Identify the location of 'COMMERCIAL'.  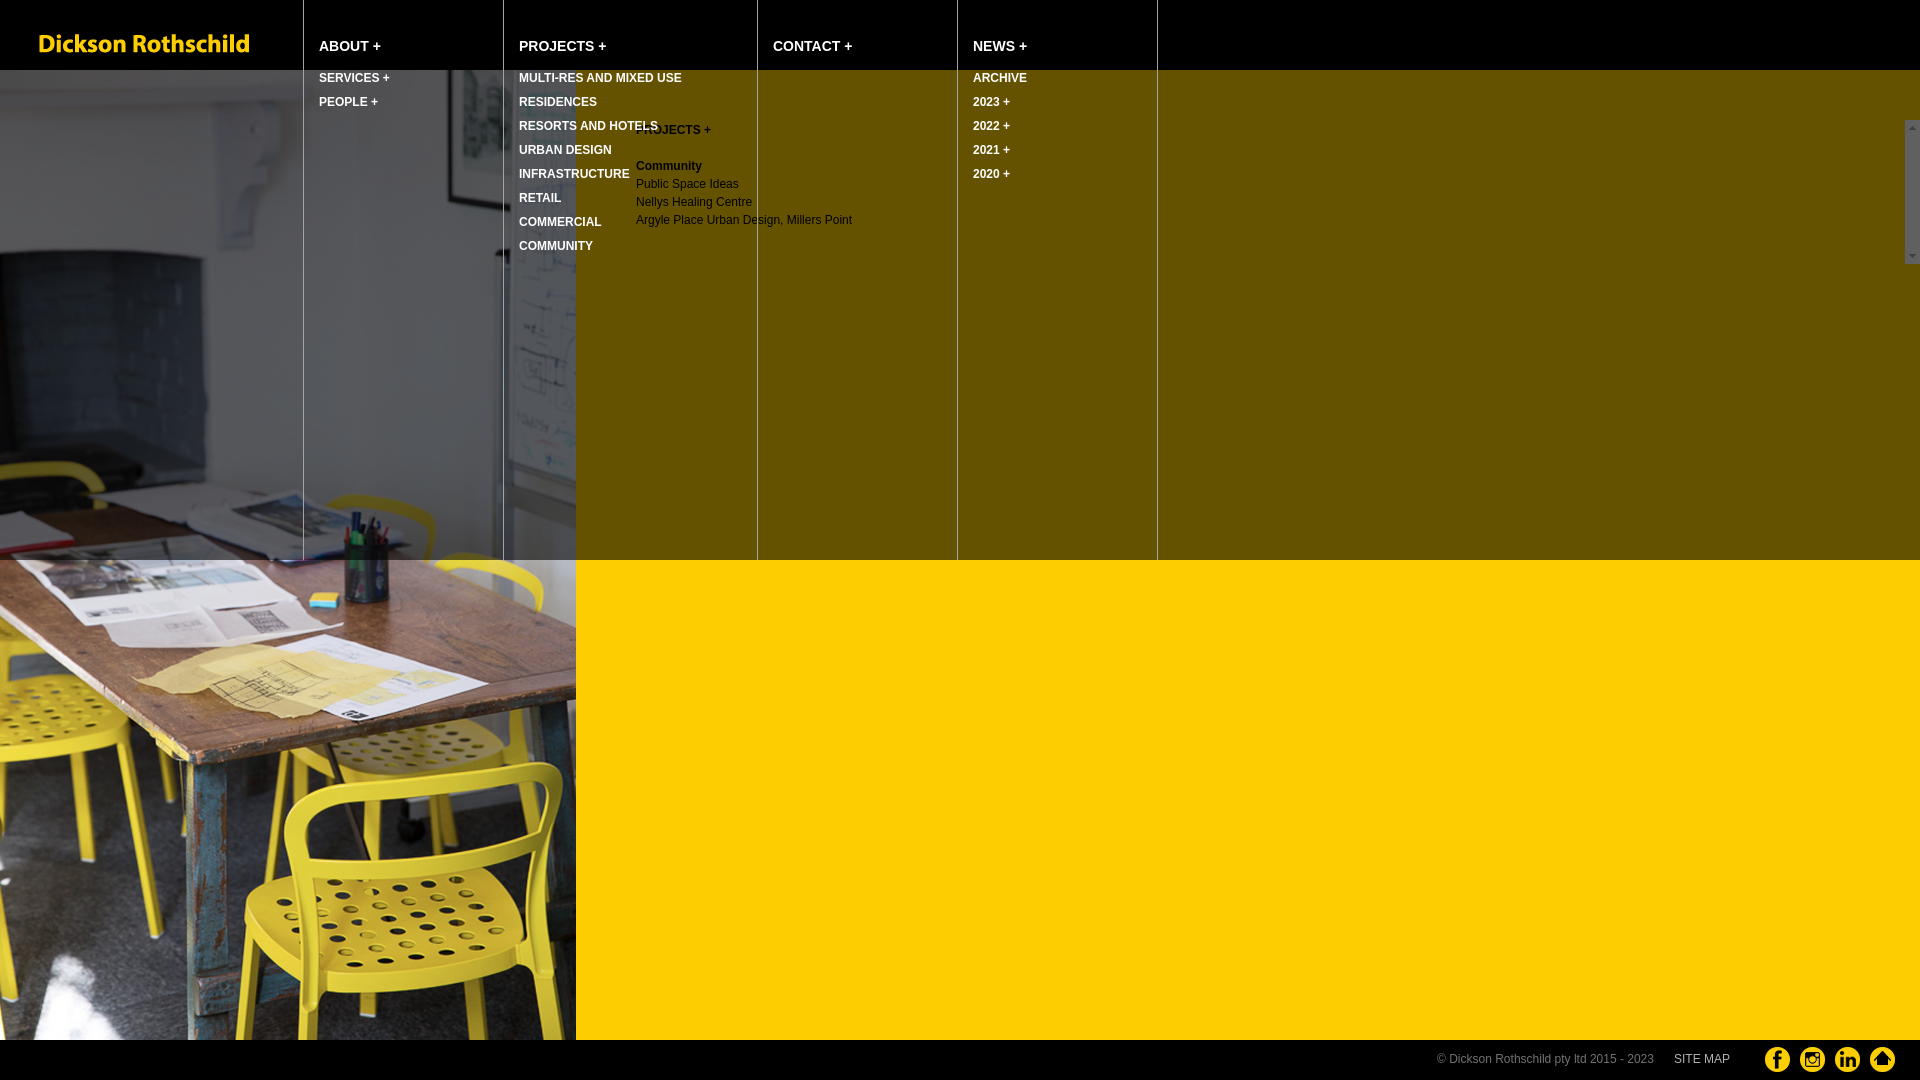
(629, 222).